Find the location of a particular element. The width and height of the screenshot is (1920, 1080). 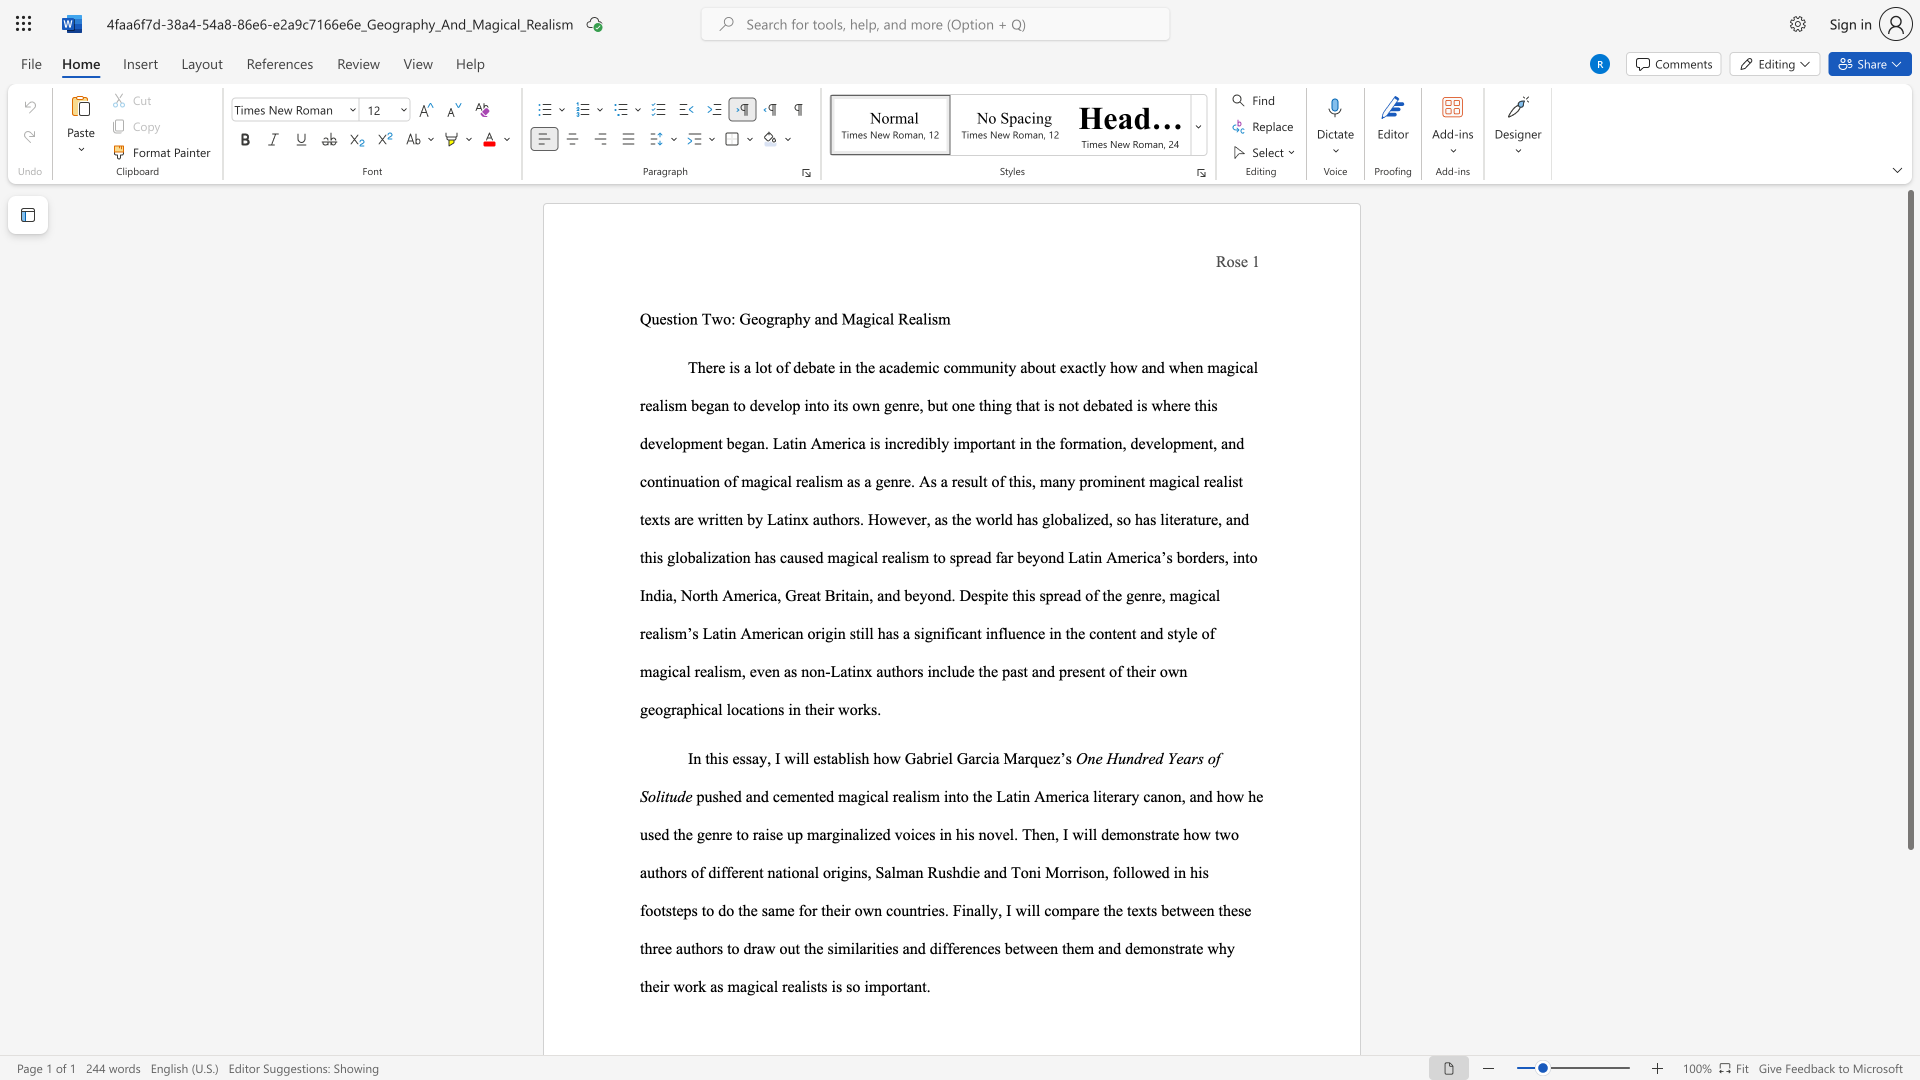

the subset text "te" within the text "demonstrate" is located at coordinates (1167, 834).